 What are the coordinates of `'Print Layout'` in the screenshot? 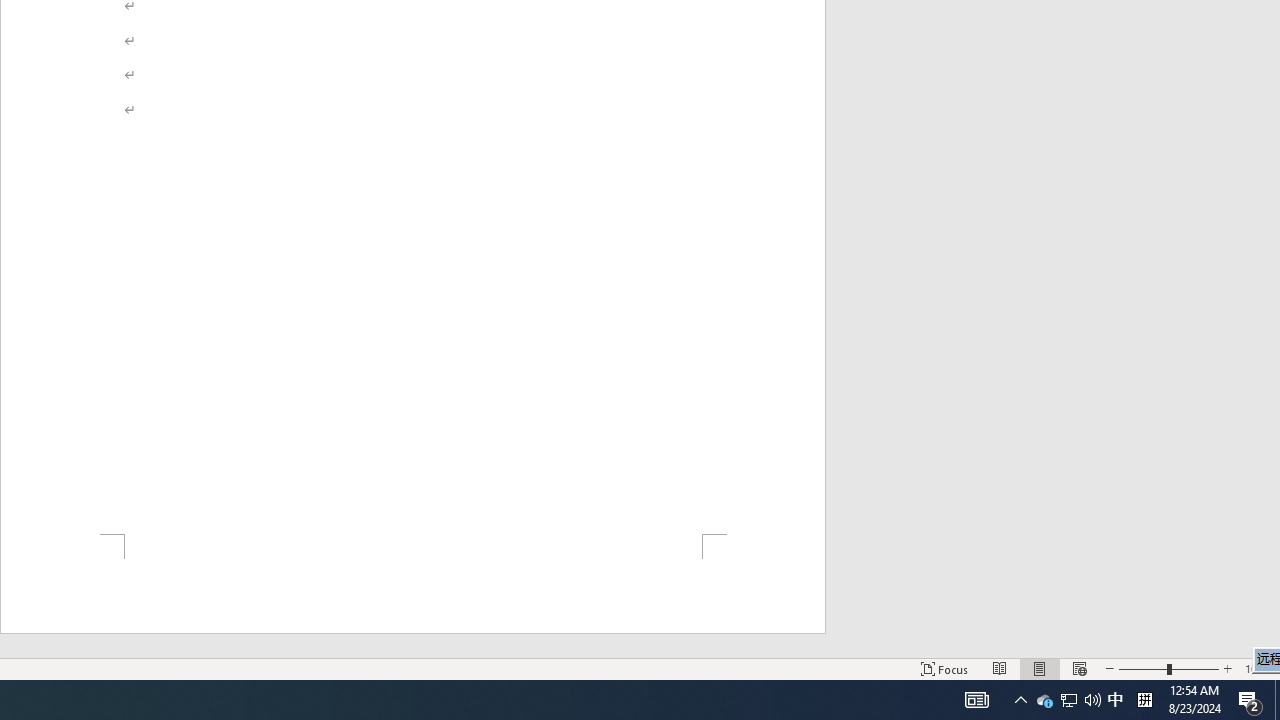 It's located at (1040, 669).